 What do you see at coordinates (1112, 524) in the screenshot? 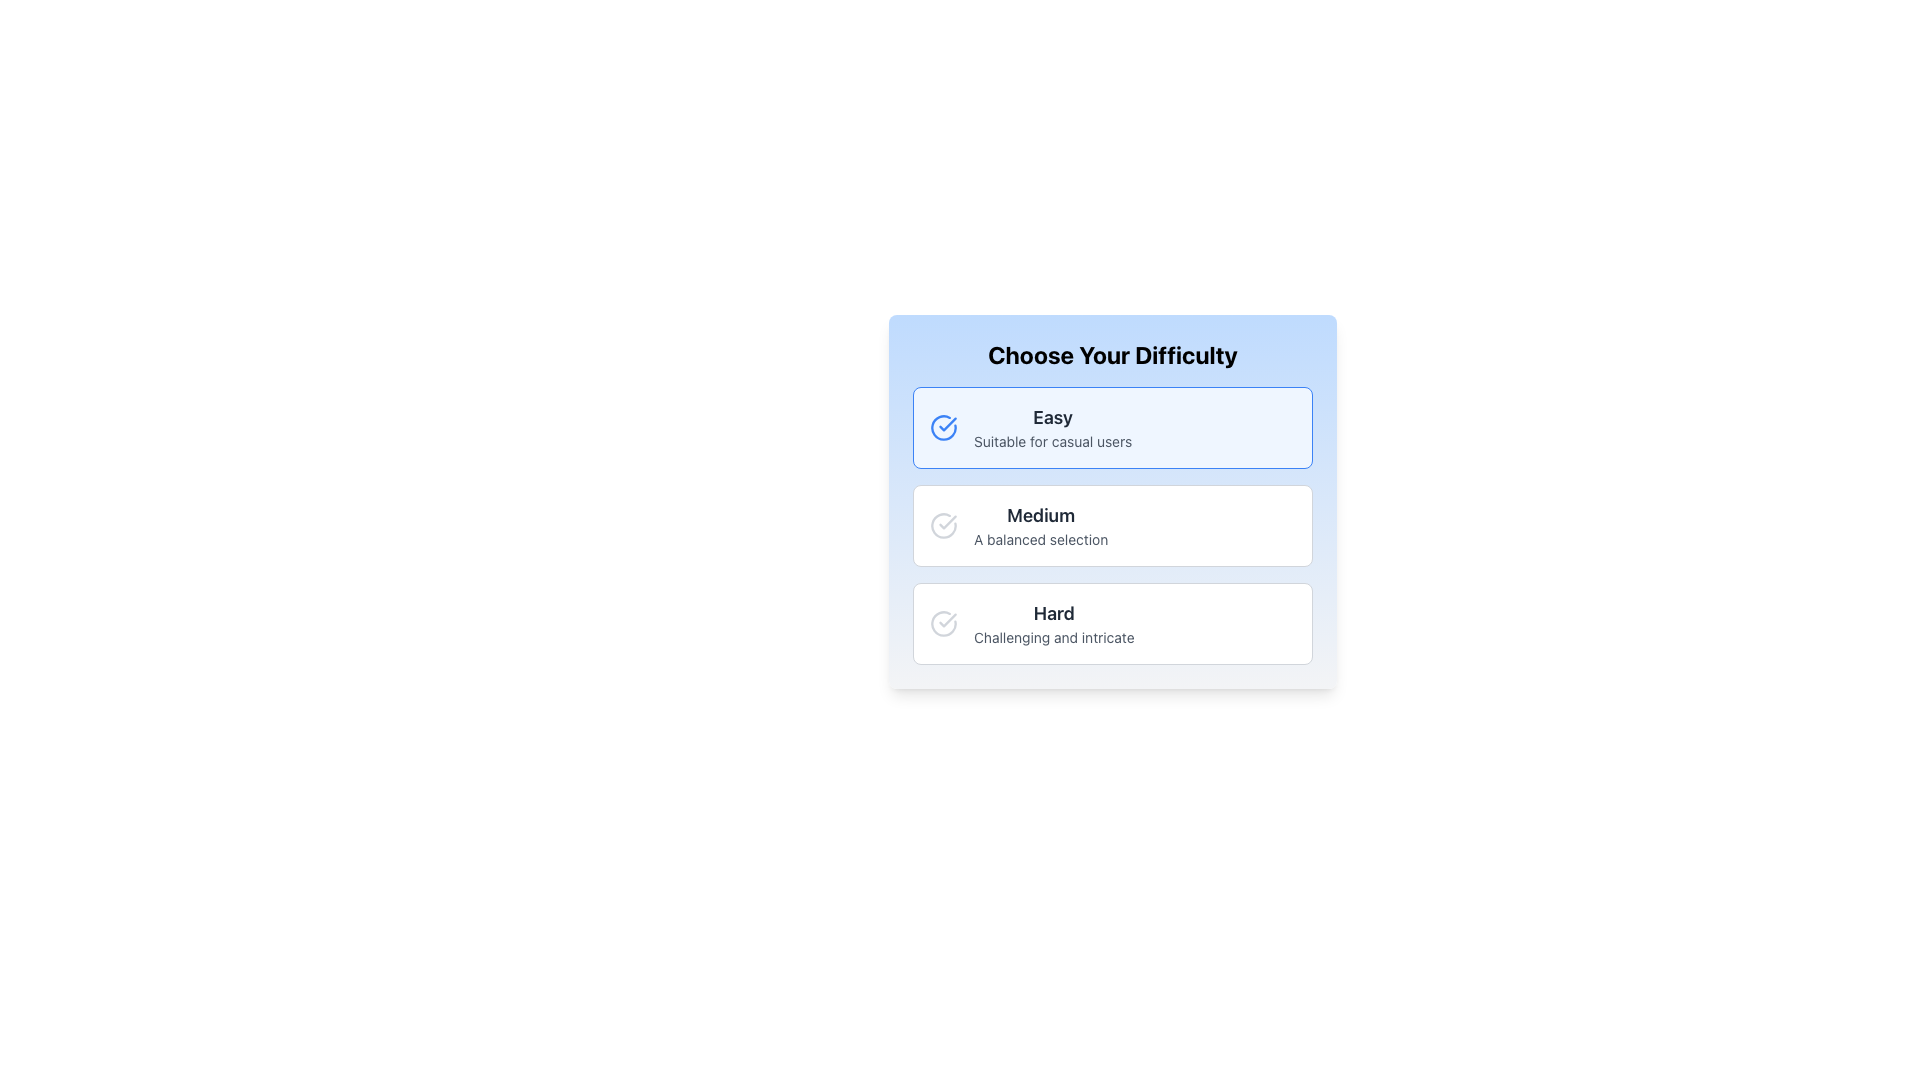
I see `the 'Medium' difficulty selectable card, which is the second option in a vertical list on the difficulty selection interface, to visualize its hover effects` at bounding box center [1112, 524].